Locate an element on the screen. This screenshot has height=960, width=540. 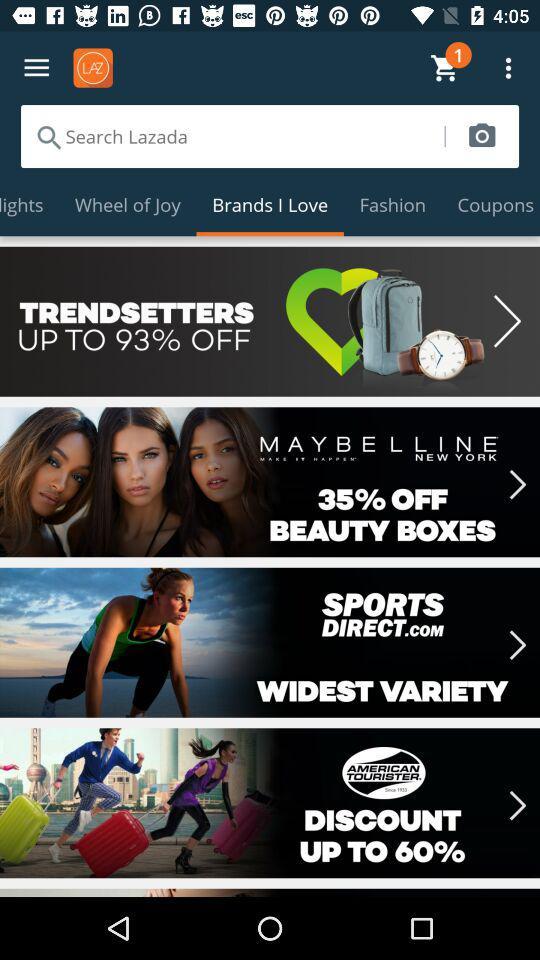
selected sports equipment is located at coordinates (270, 641).